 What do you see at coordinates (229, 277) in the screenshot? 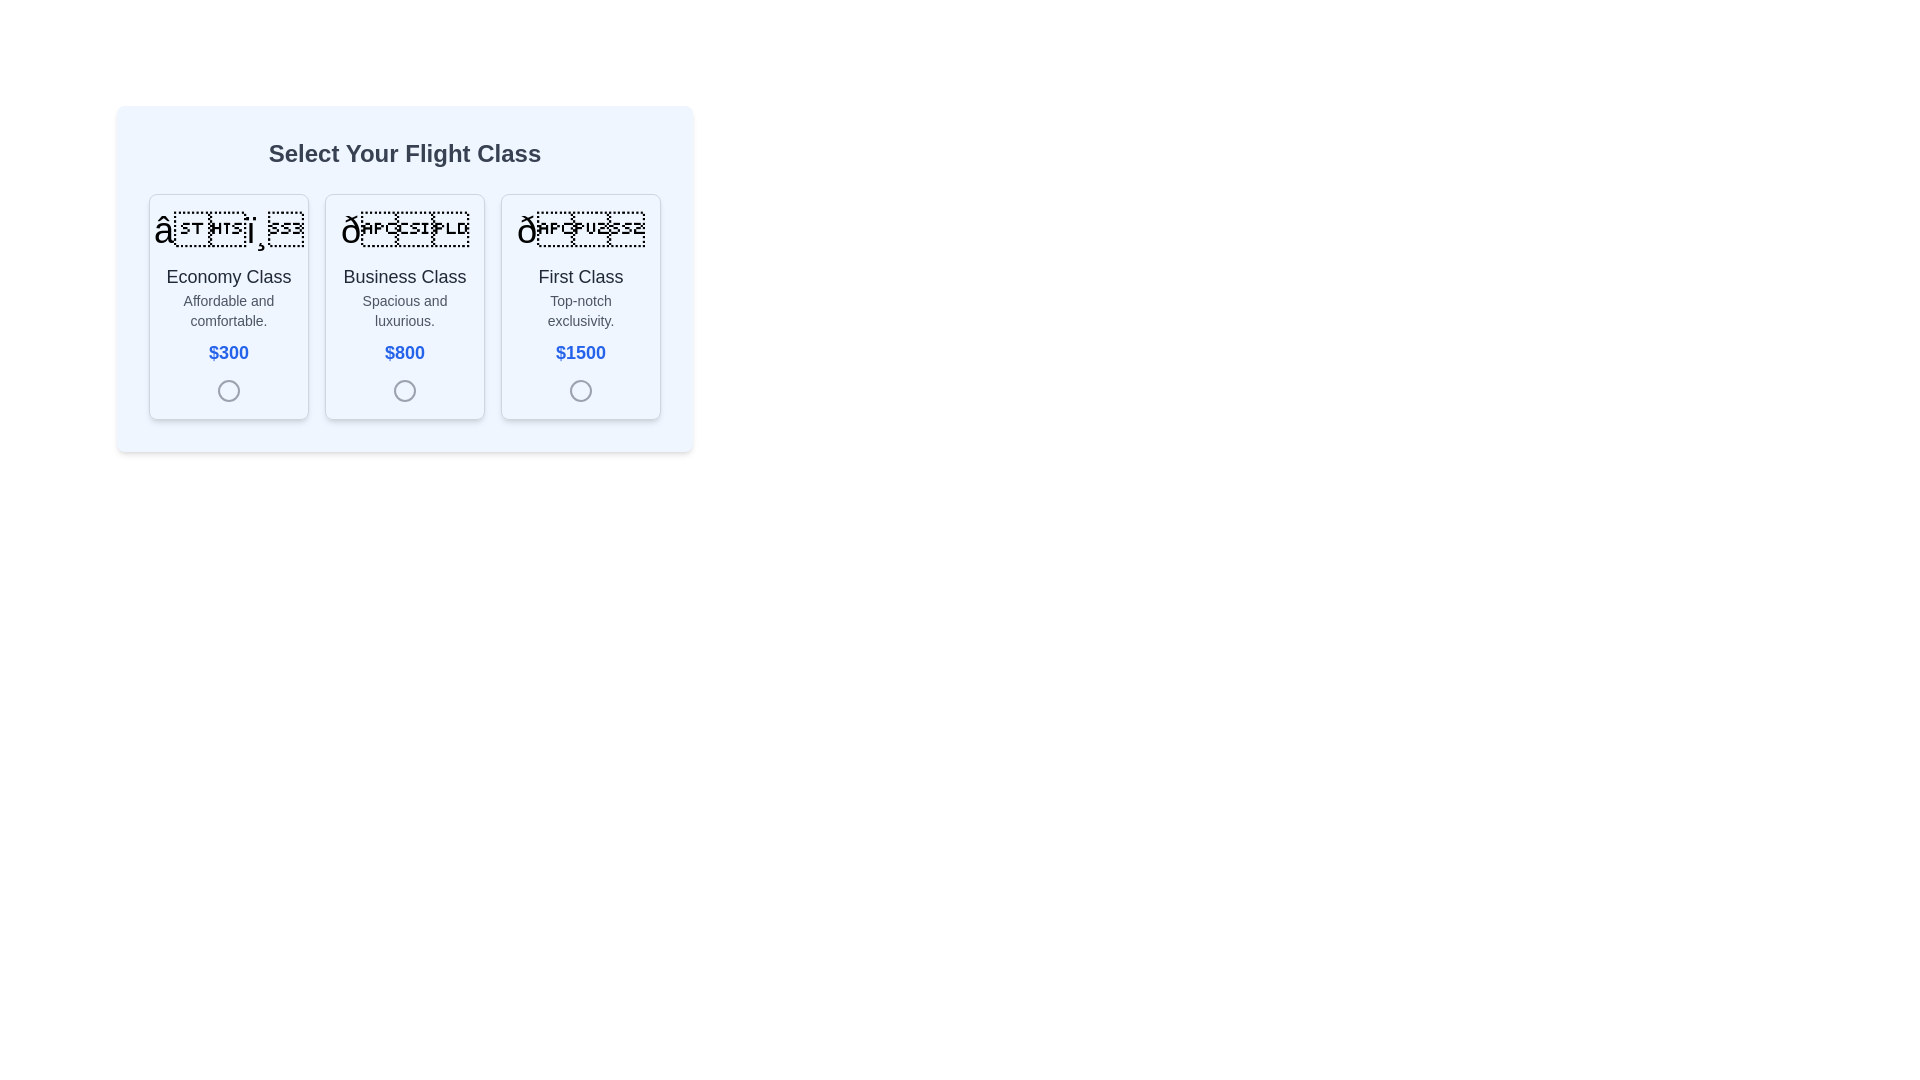
I see `text label displaying 'Economy Class', which is positioned centrally below an airplane icon and above the description 'Affordable and comfortable.'` at bounding box center [229, 277].